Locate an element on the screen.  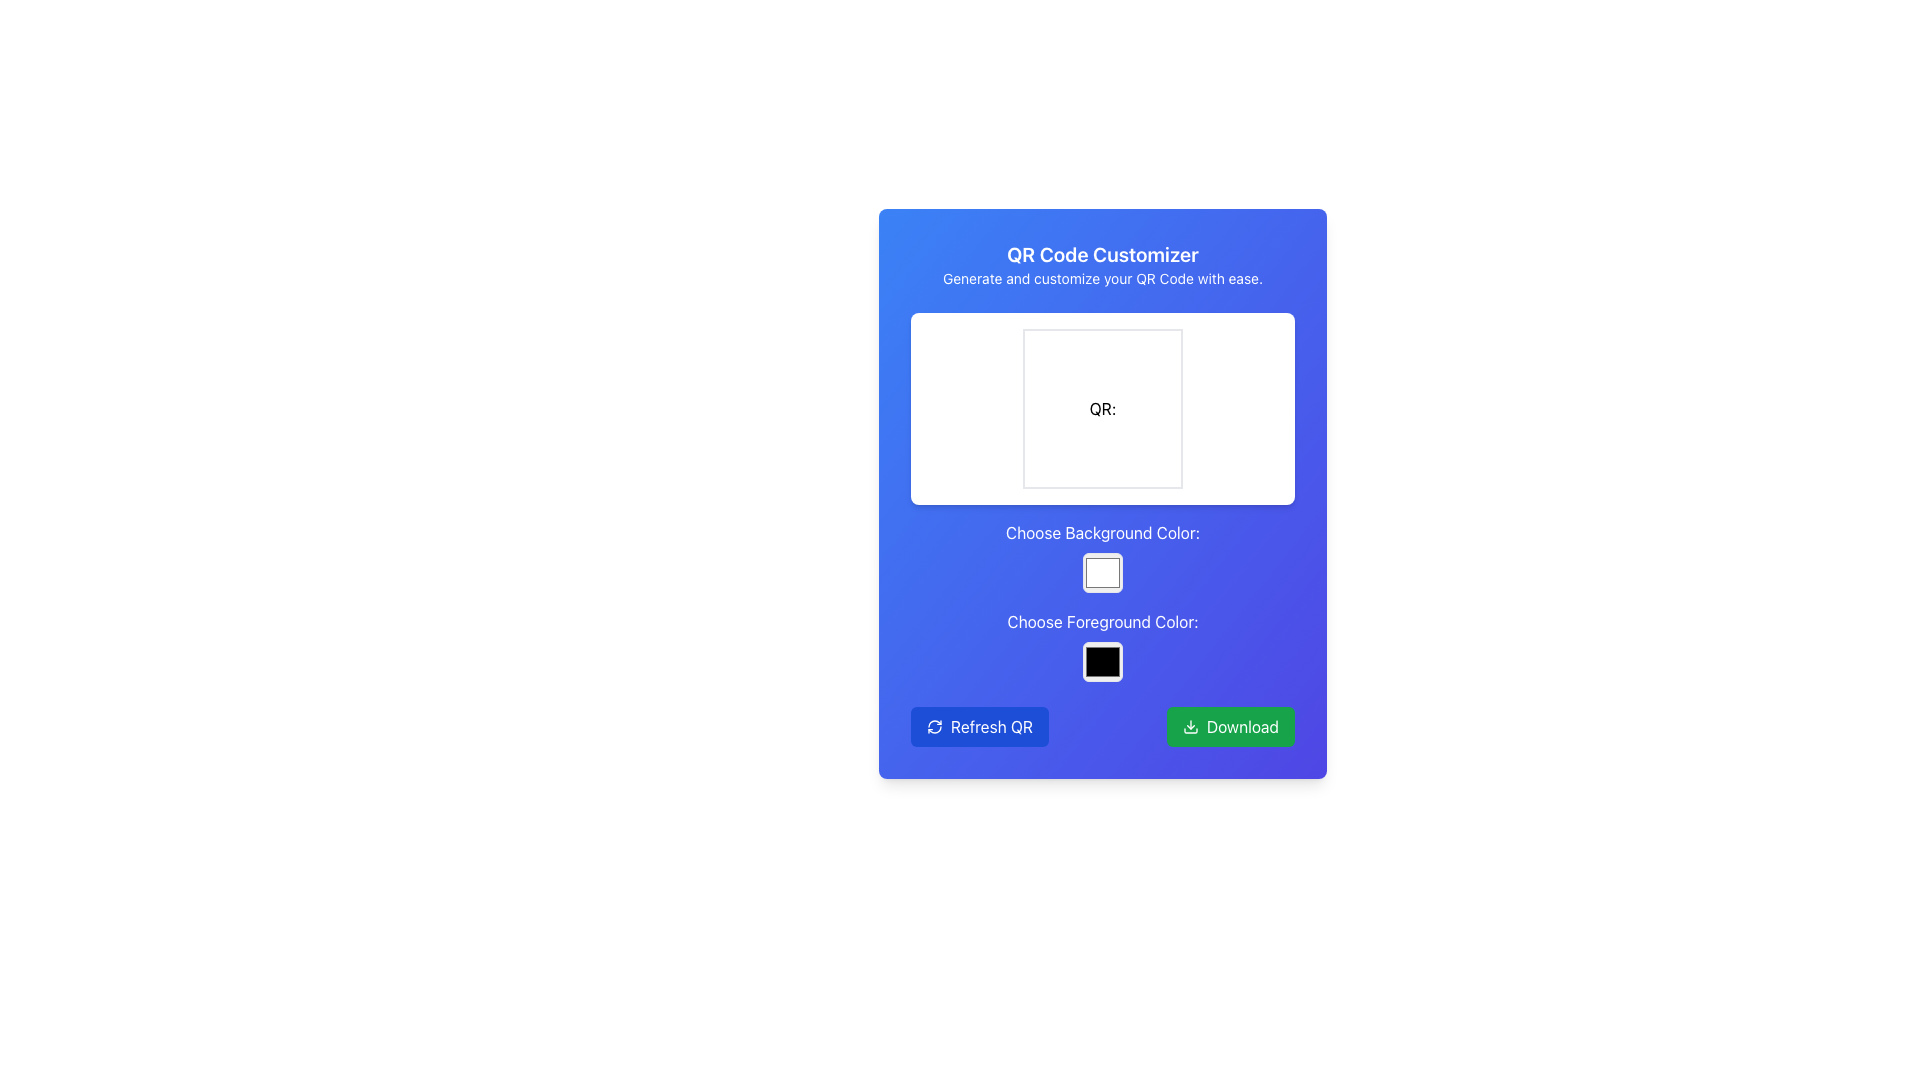
the blue button labeled 'Refresh QR' with rounded corners and white text, located in the bottom-left portion of the interface is located at coordinates (979, 726).